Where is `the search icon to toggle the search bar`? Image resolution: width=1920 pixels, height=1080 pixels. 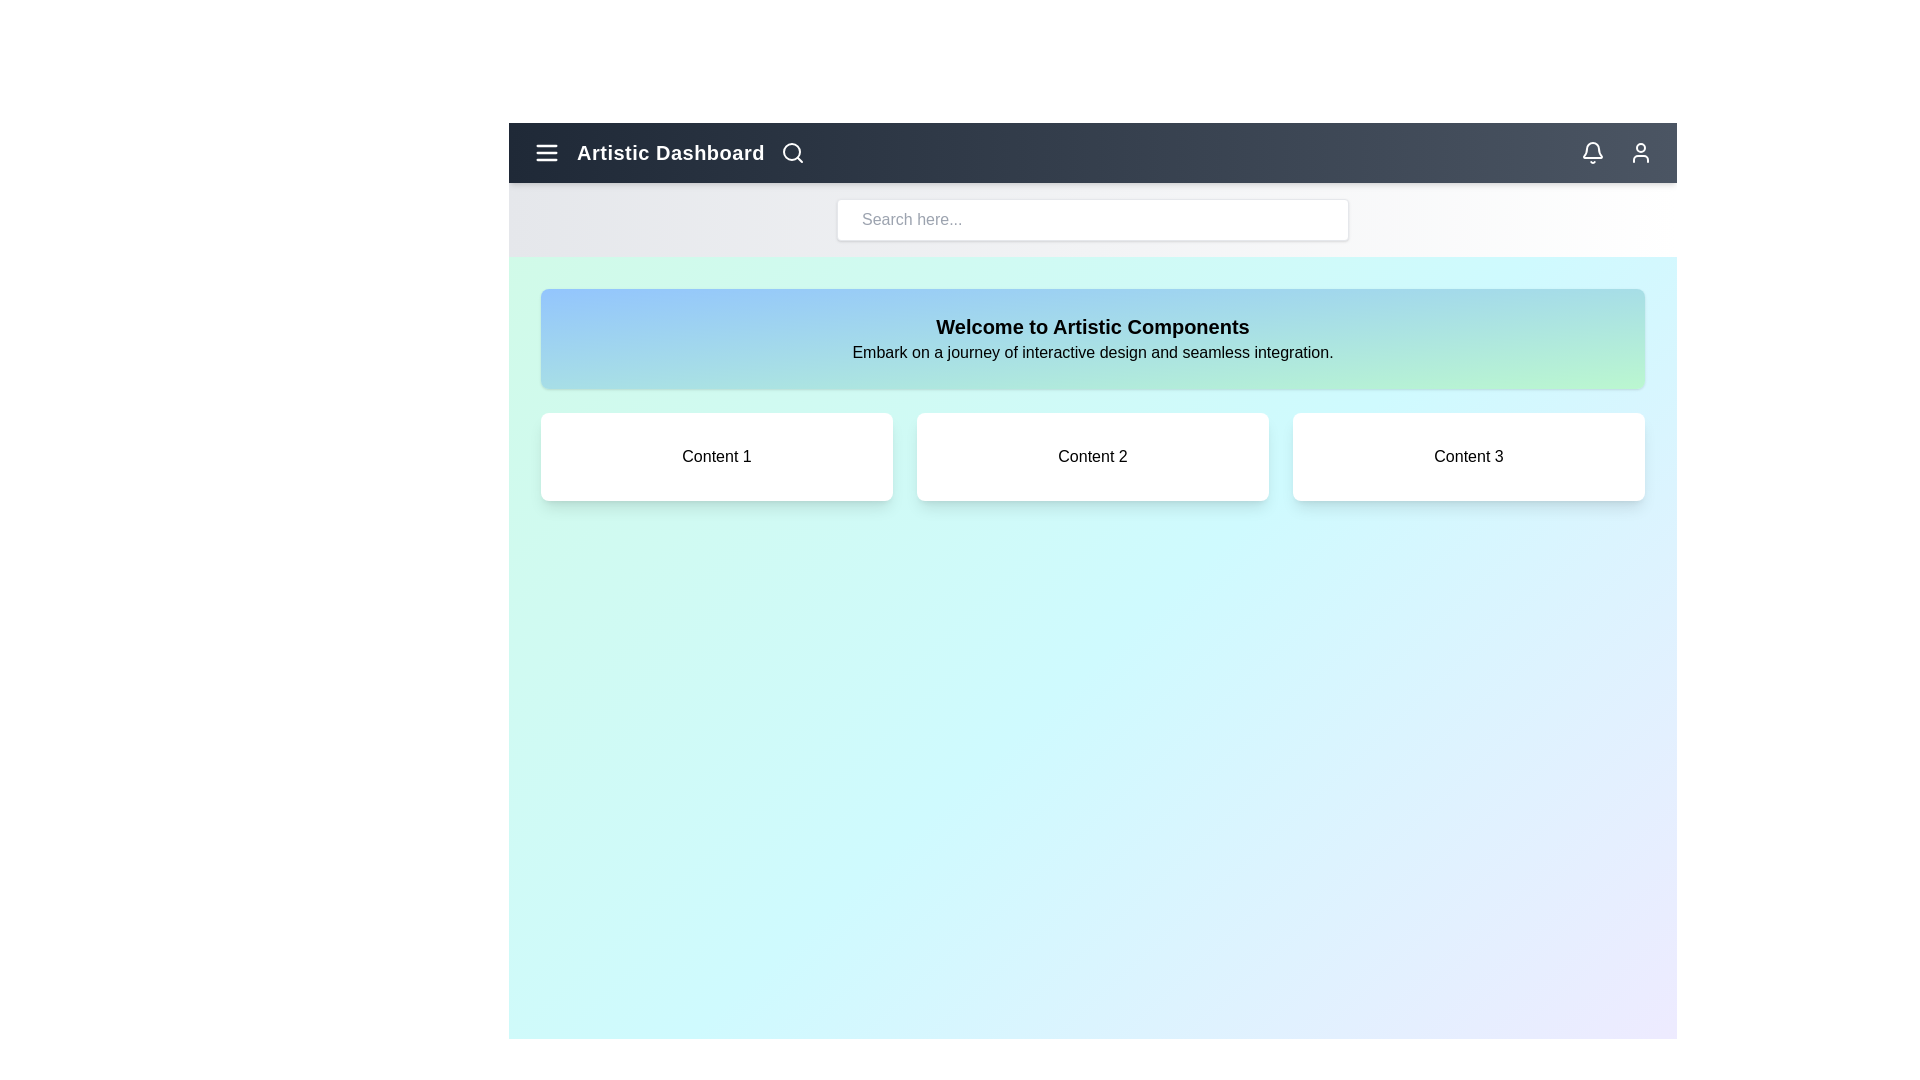 the search icon to toggle the search bar is located at coordinates (791, 152).